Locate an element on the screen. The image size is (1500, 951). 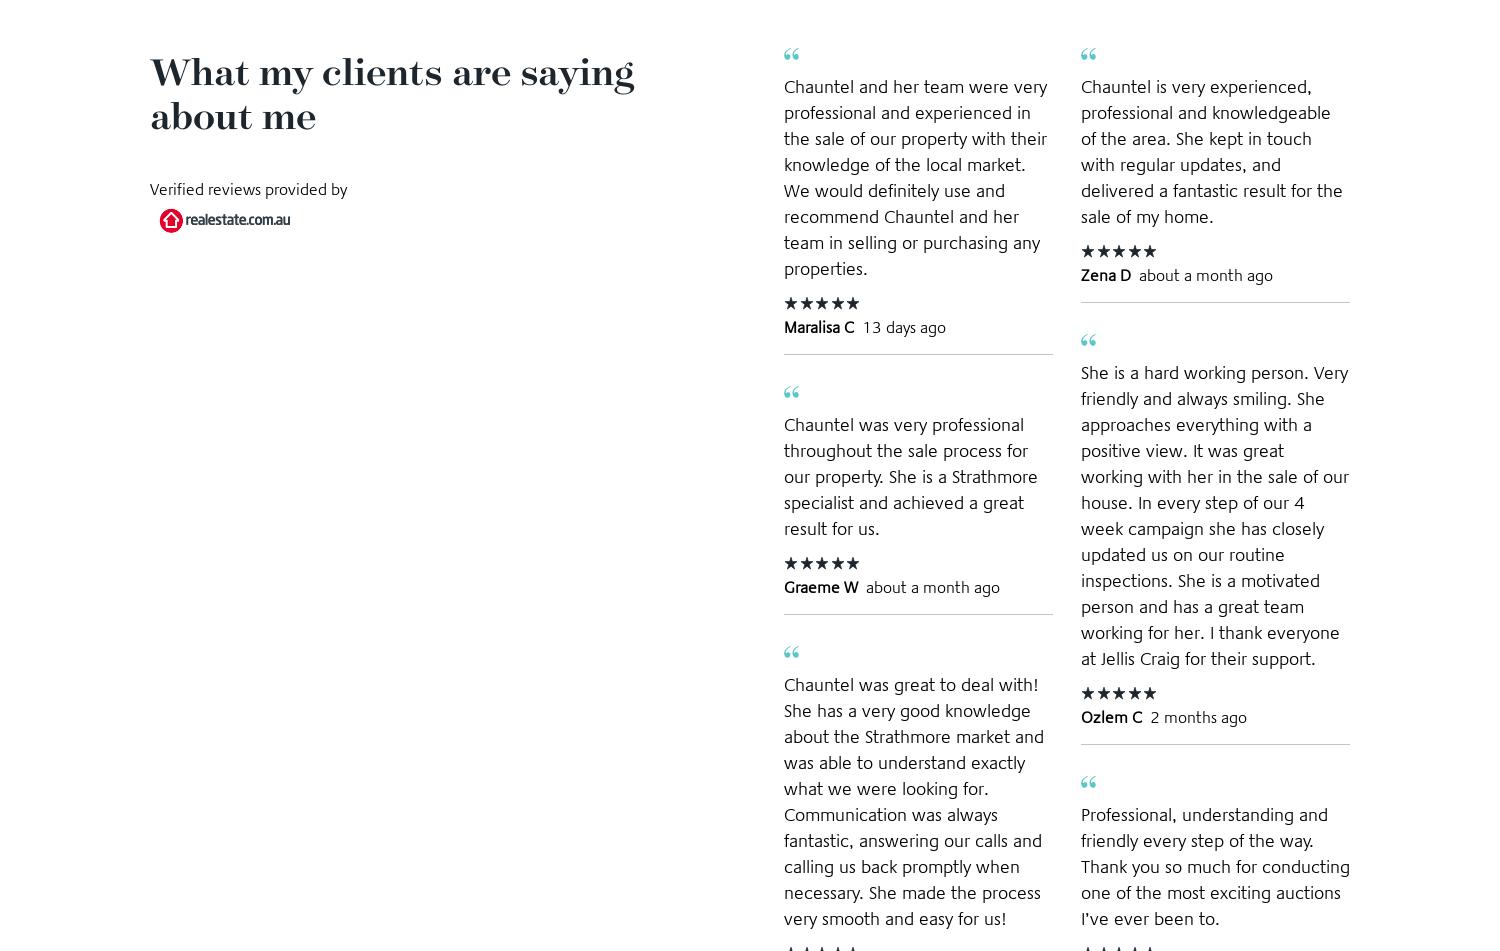
'Professional, understanding and friendly every step of the way. 
Thank you so much for conducting one of the most exciting auctions I’ve ever been to.' is located at coordinates (1214, 864).